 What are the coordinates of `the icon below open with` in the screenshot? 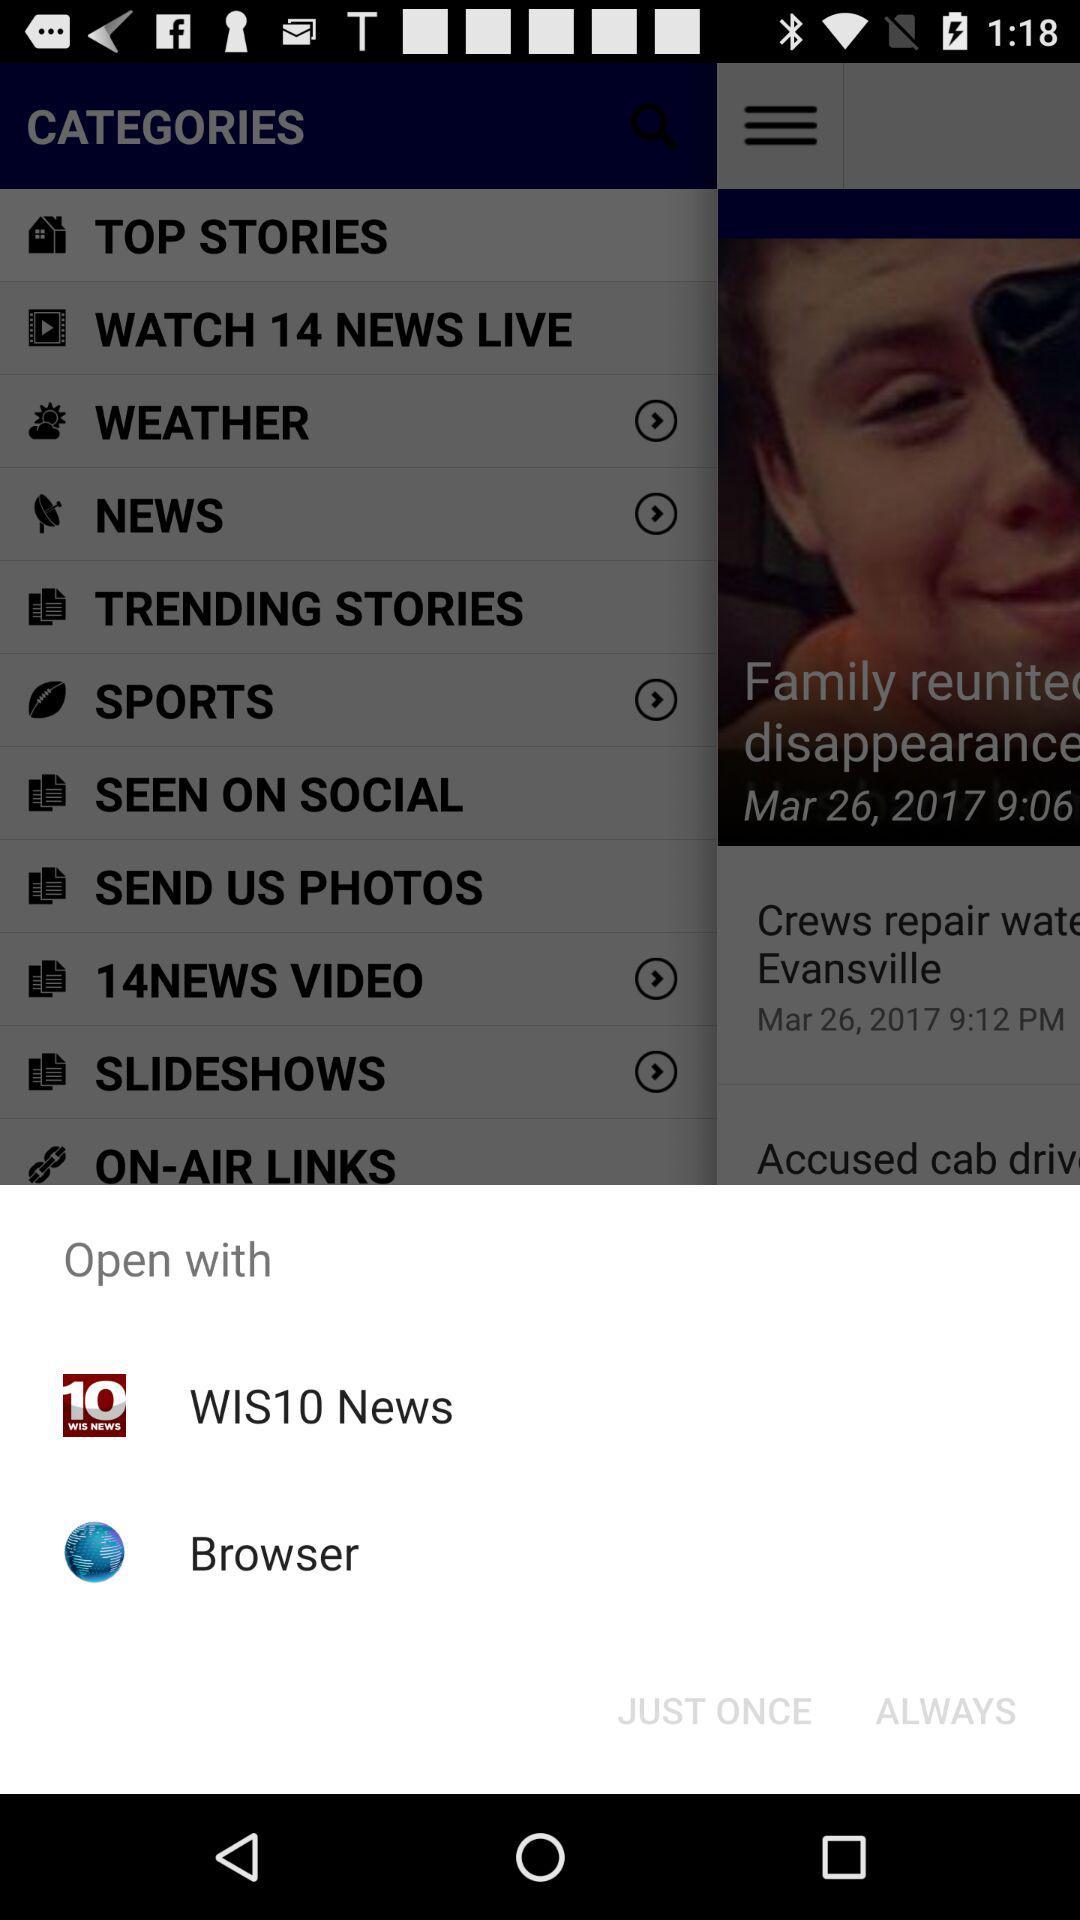 It's located at (320, 1404).